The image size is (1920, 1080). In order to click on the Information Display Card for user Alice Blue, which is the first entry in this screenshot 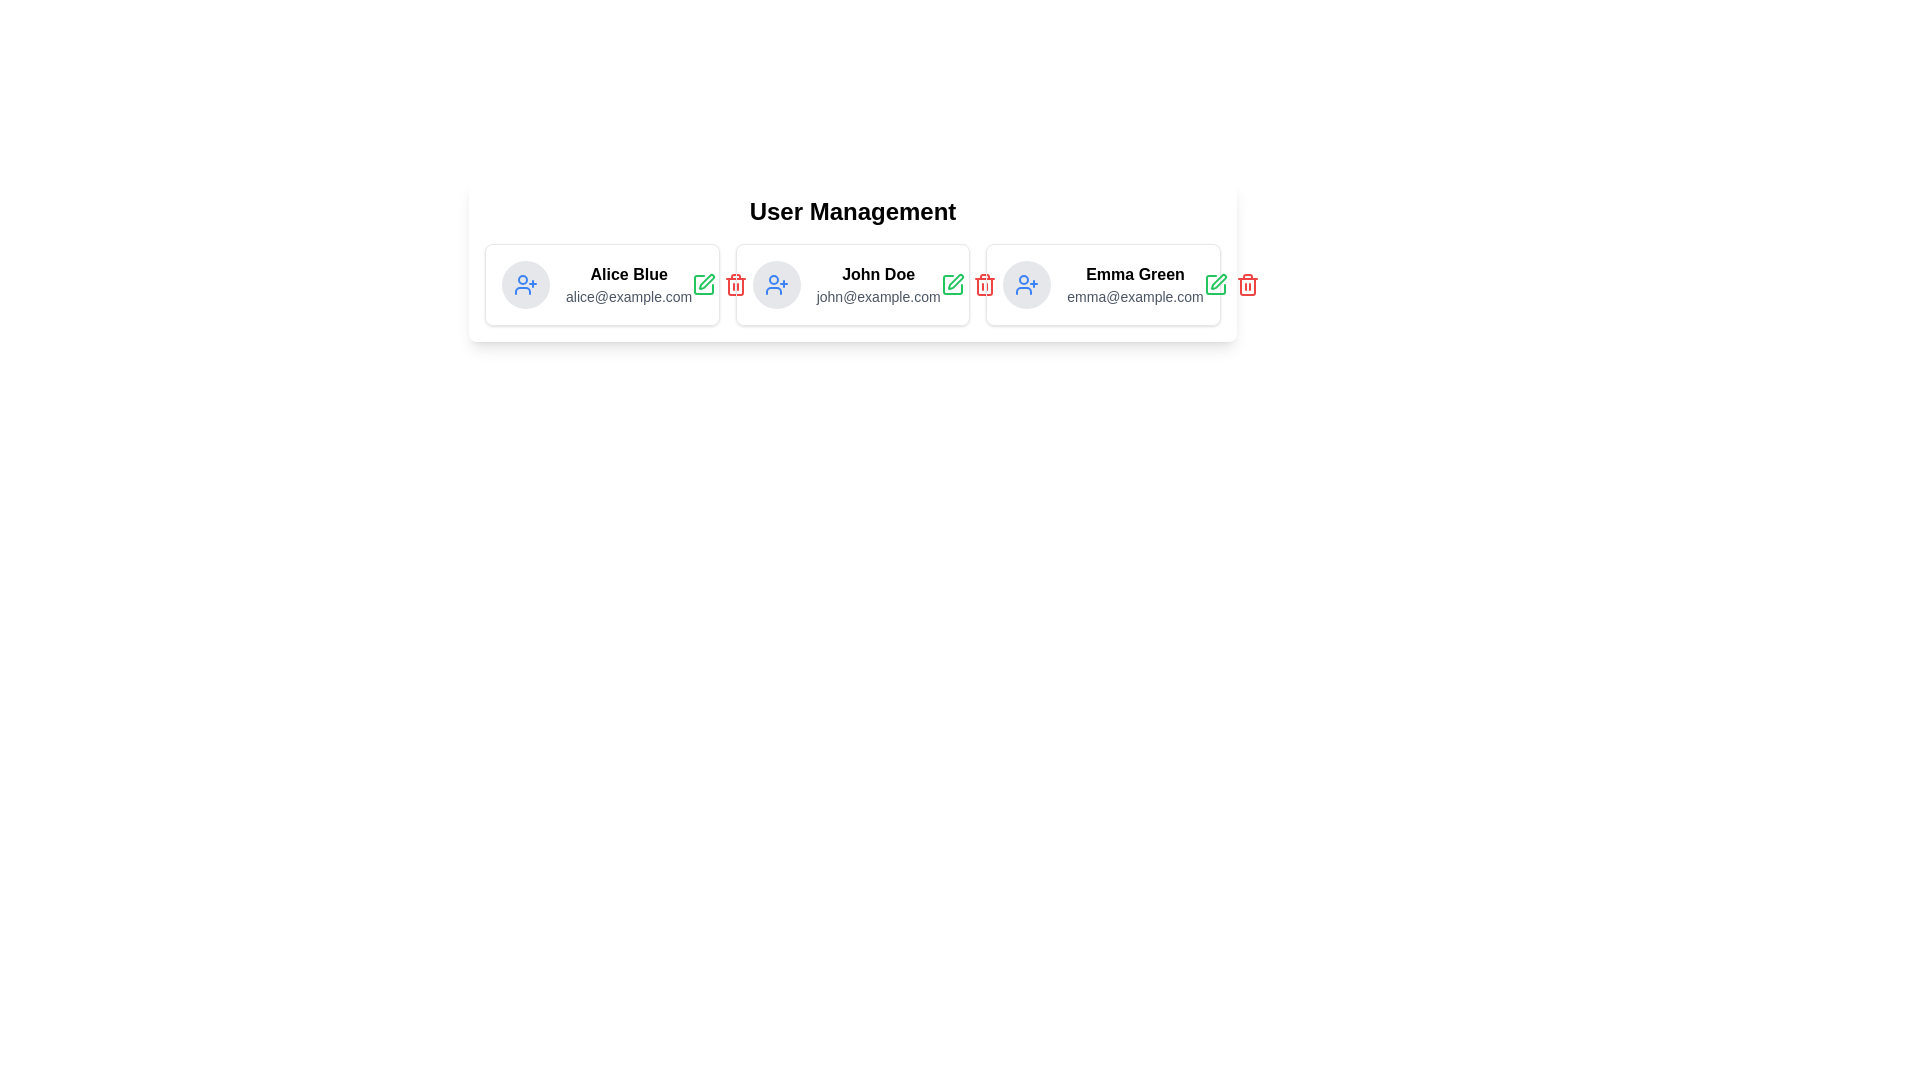, I will do `click(595, 285)`.